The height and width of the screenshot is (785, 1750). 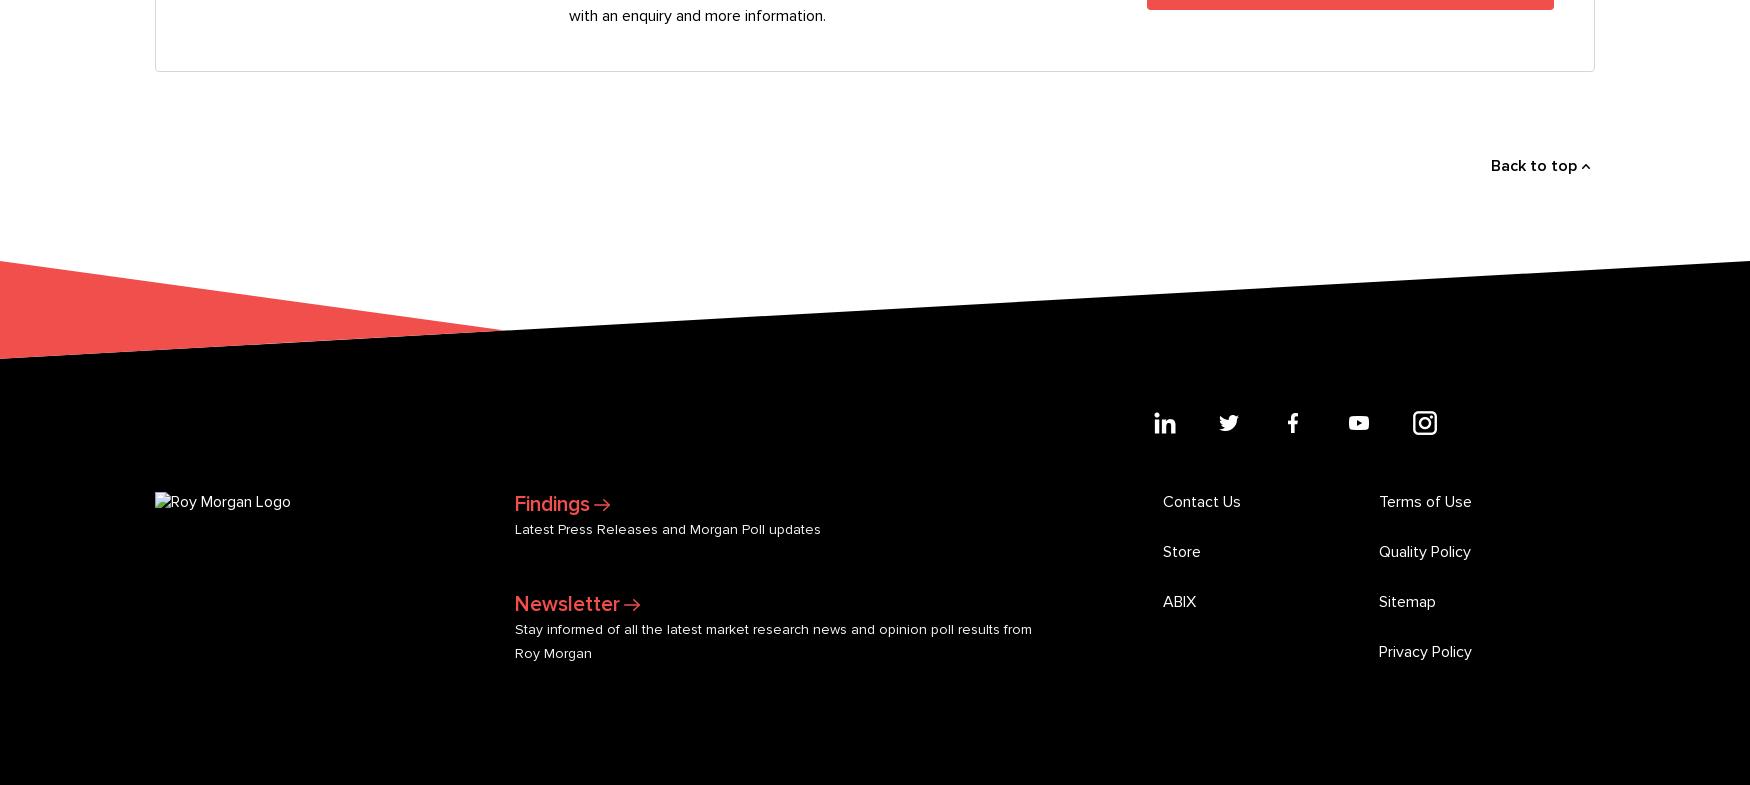 I want to click on 'Contact Us', so click(x=1202, y=162).